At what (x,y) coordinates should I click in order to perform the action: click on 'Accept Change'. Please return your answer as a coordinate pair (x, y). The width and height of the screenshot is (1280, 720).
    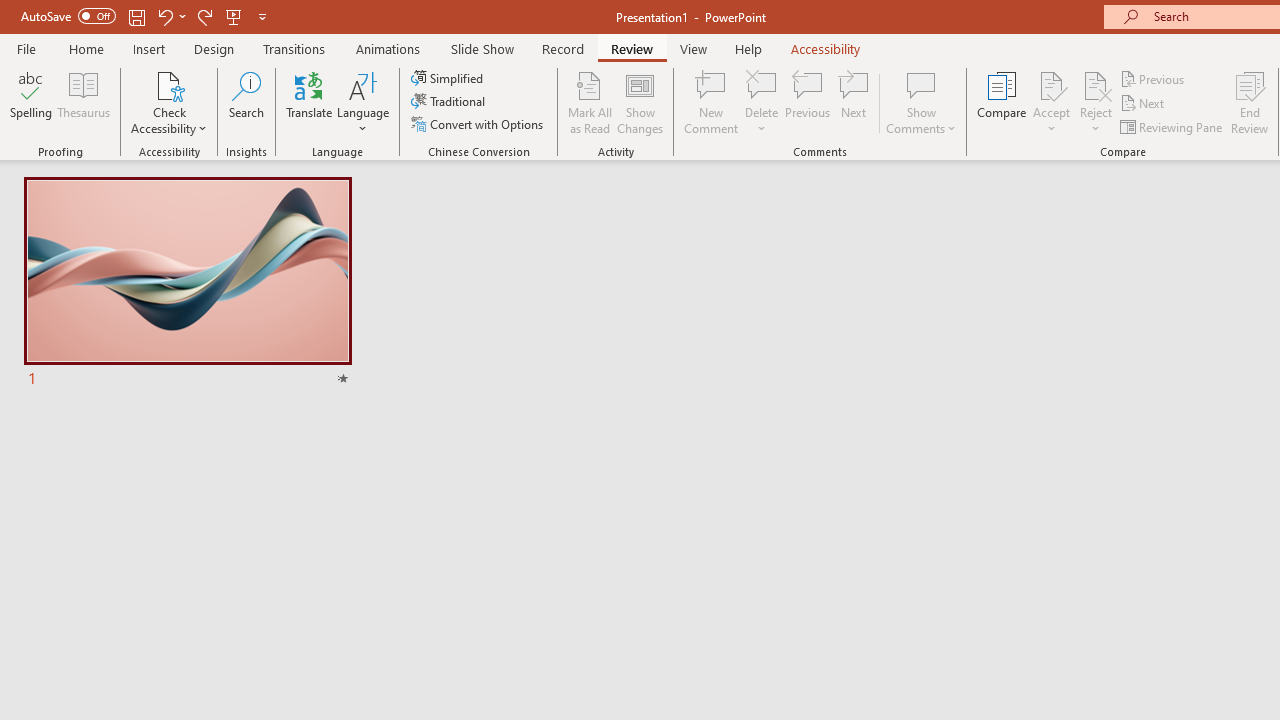
    Looking at the image, I should click on (1050, 84).